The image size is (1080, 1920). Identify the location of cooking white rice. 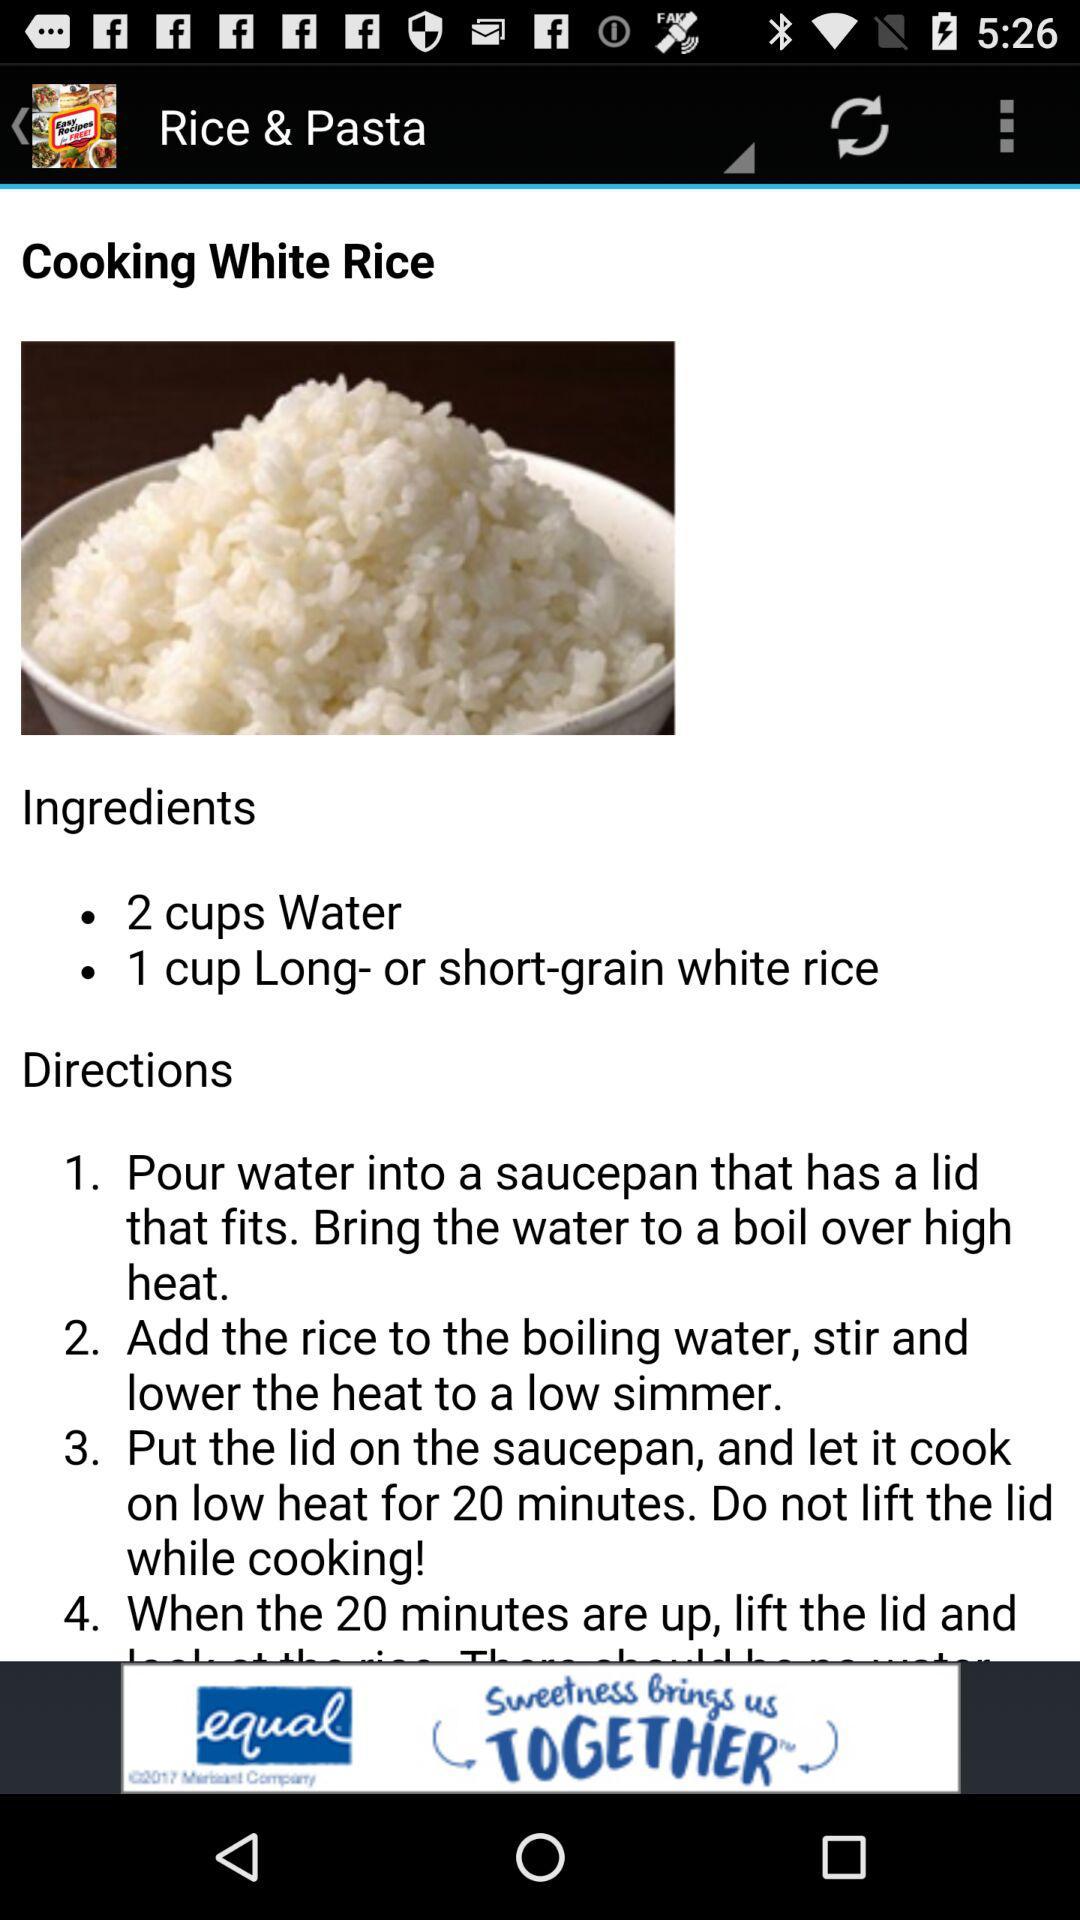
(540, 924).